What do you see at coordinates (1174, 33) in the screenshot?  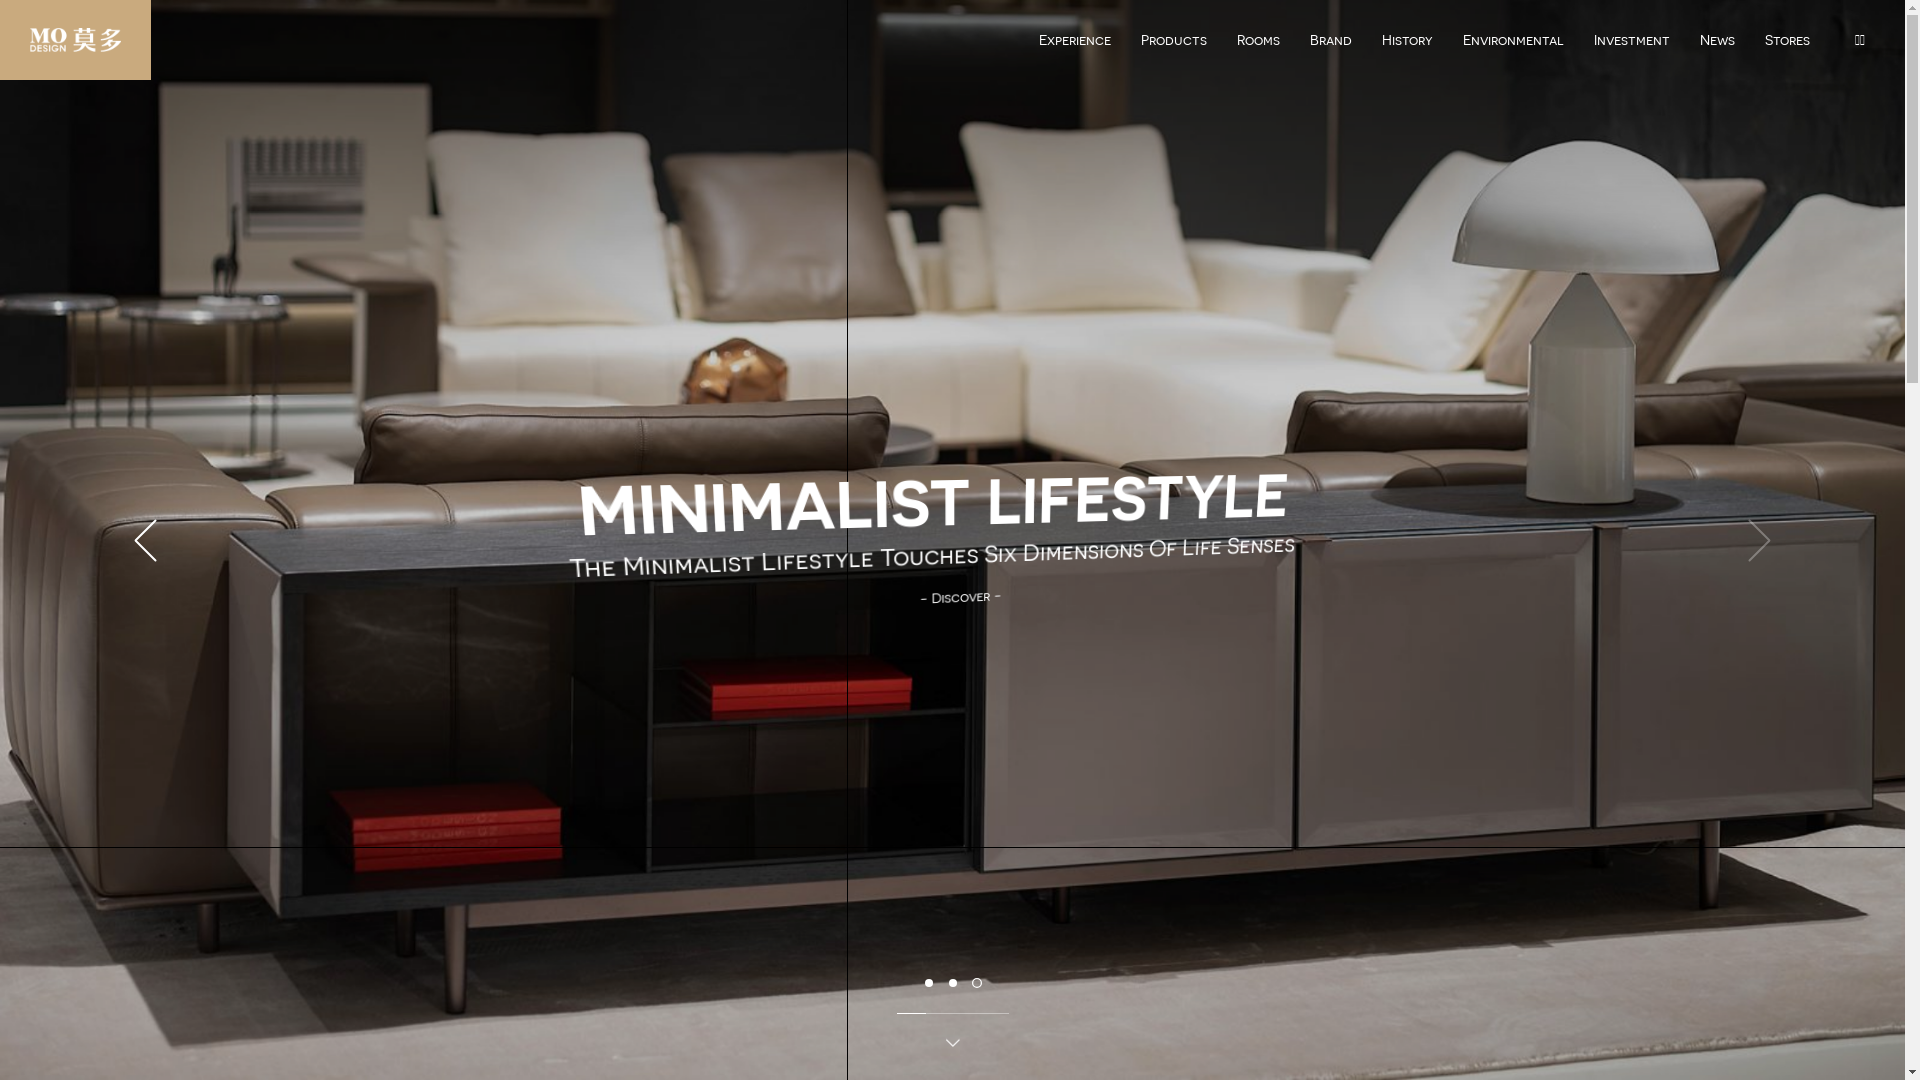 I see `'Products'` at bounding box center [1174, 33].